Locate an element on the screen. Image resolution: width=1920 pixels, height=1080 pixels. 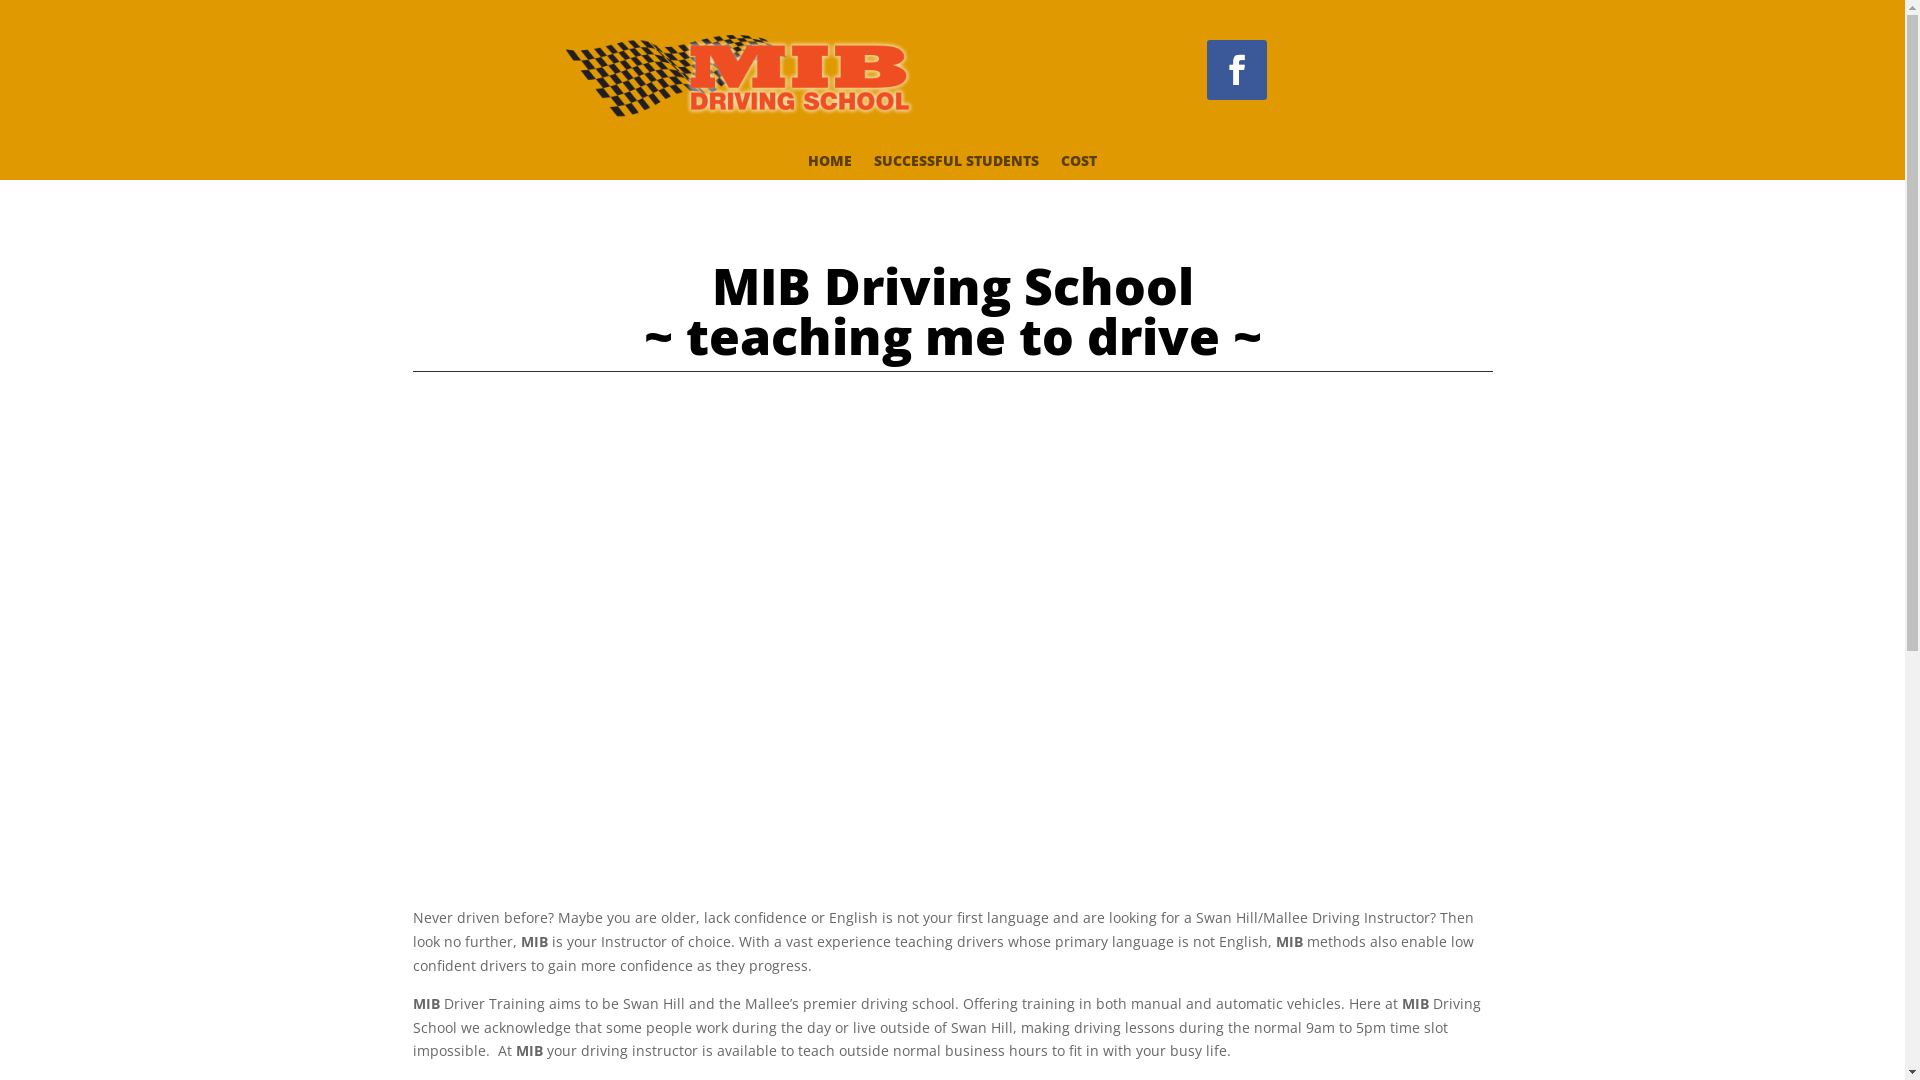
'COST' is located at coordinates (1078, 164).